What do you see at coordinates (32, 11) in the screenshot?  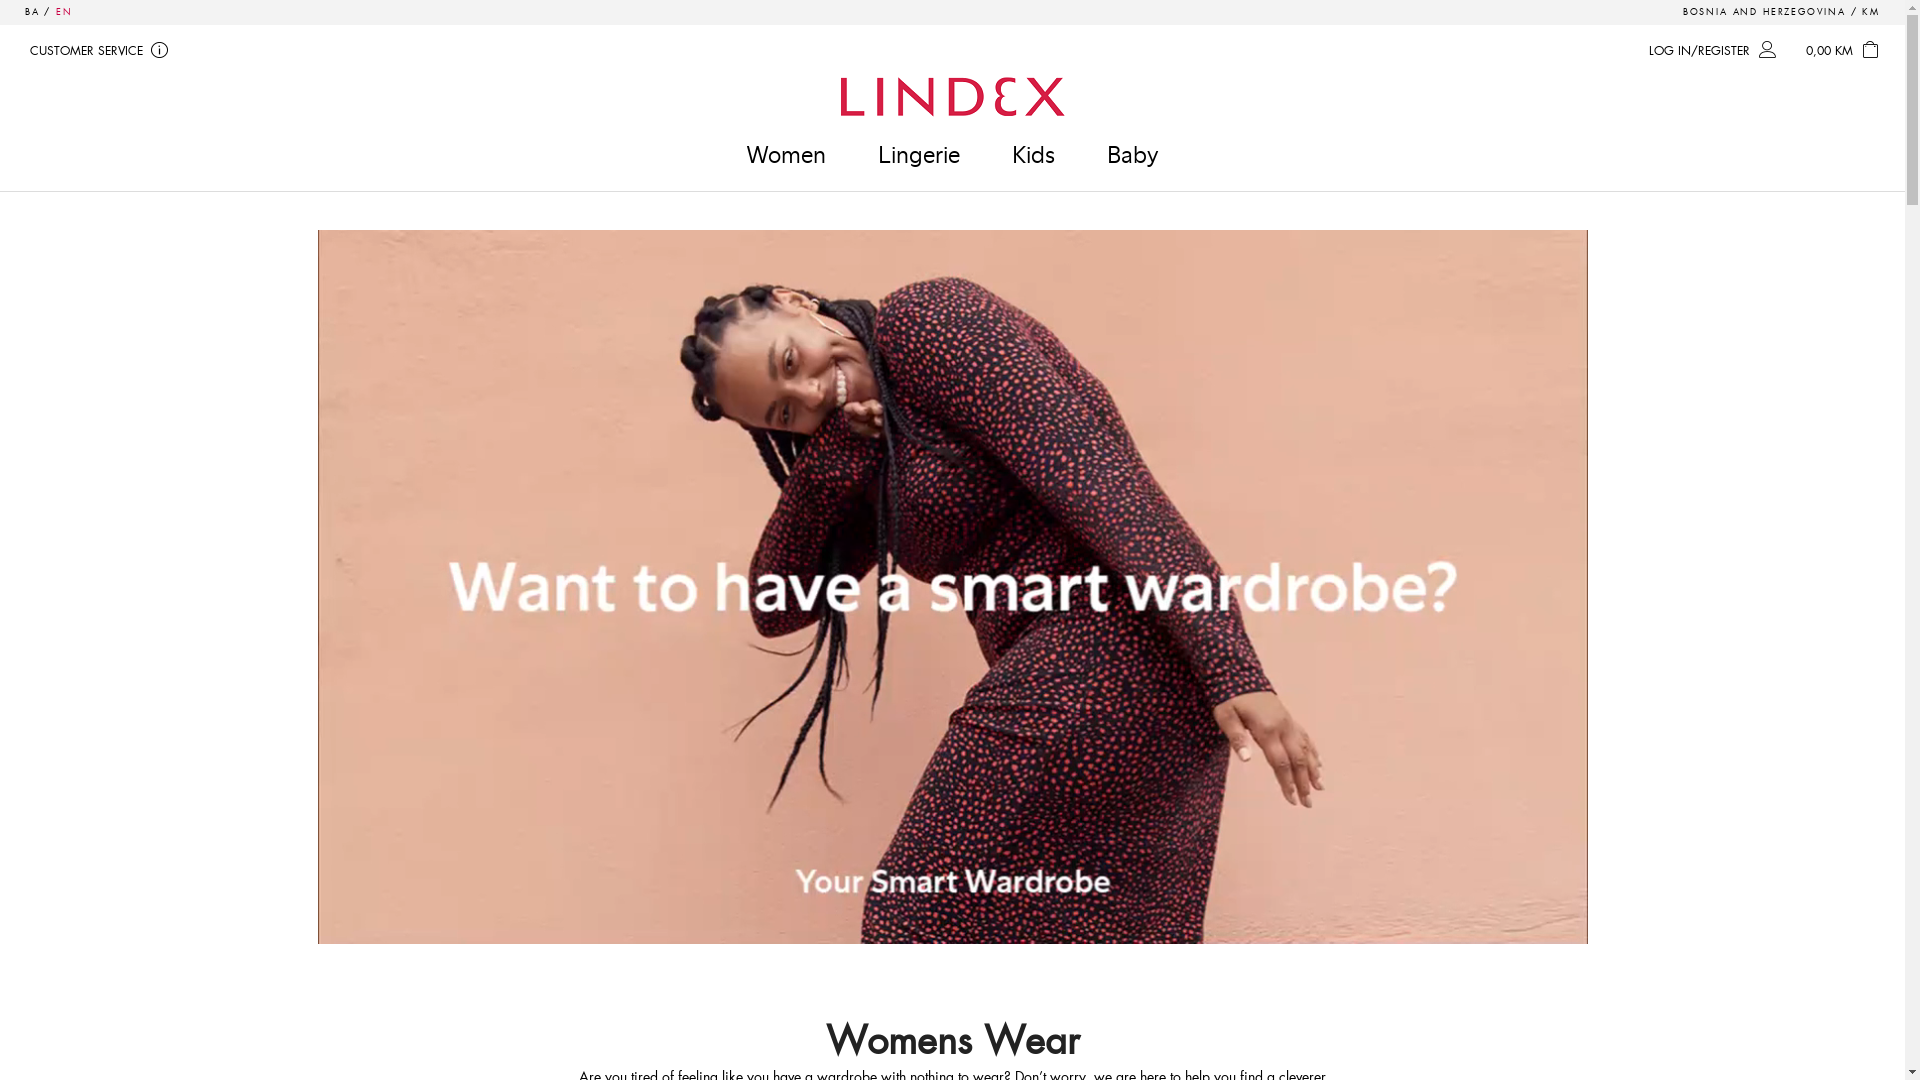 I see `'BA'` at bounding box center [32, 11].